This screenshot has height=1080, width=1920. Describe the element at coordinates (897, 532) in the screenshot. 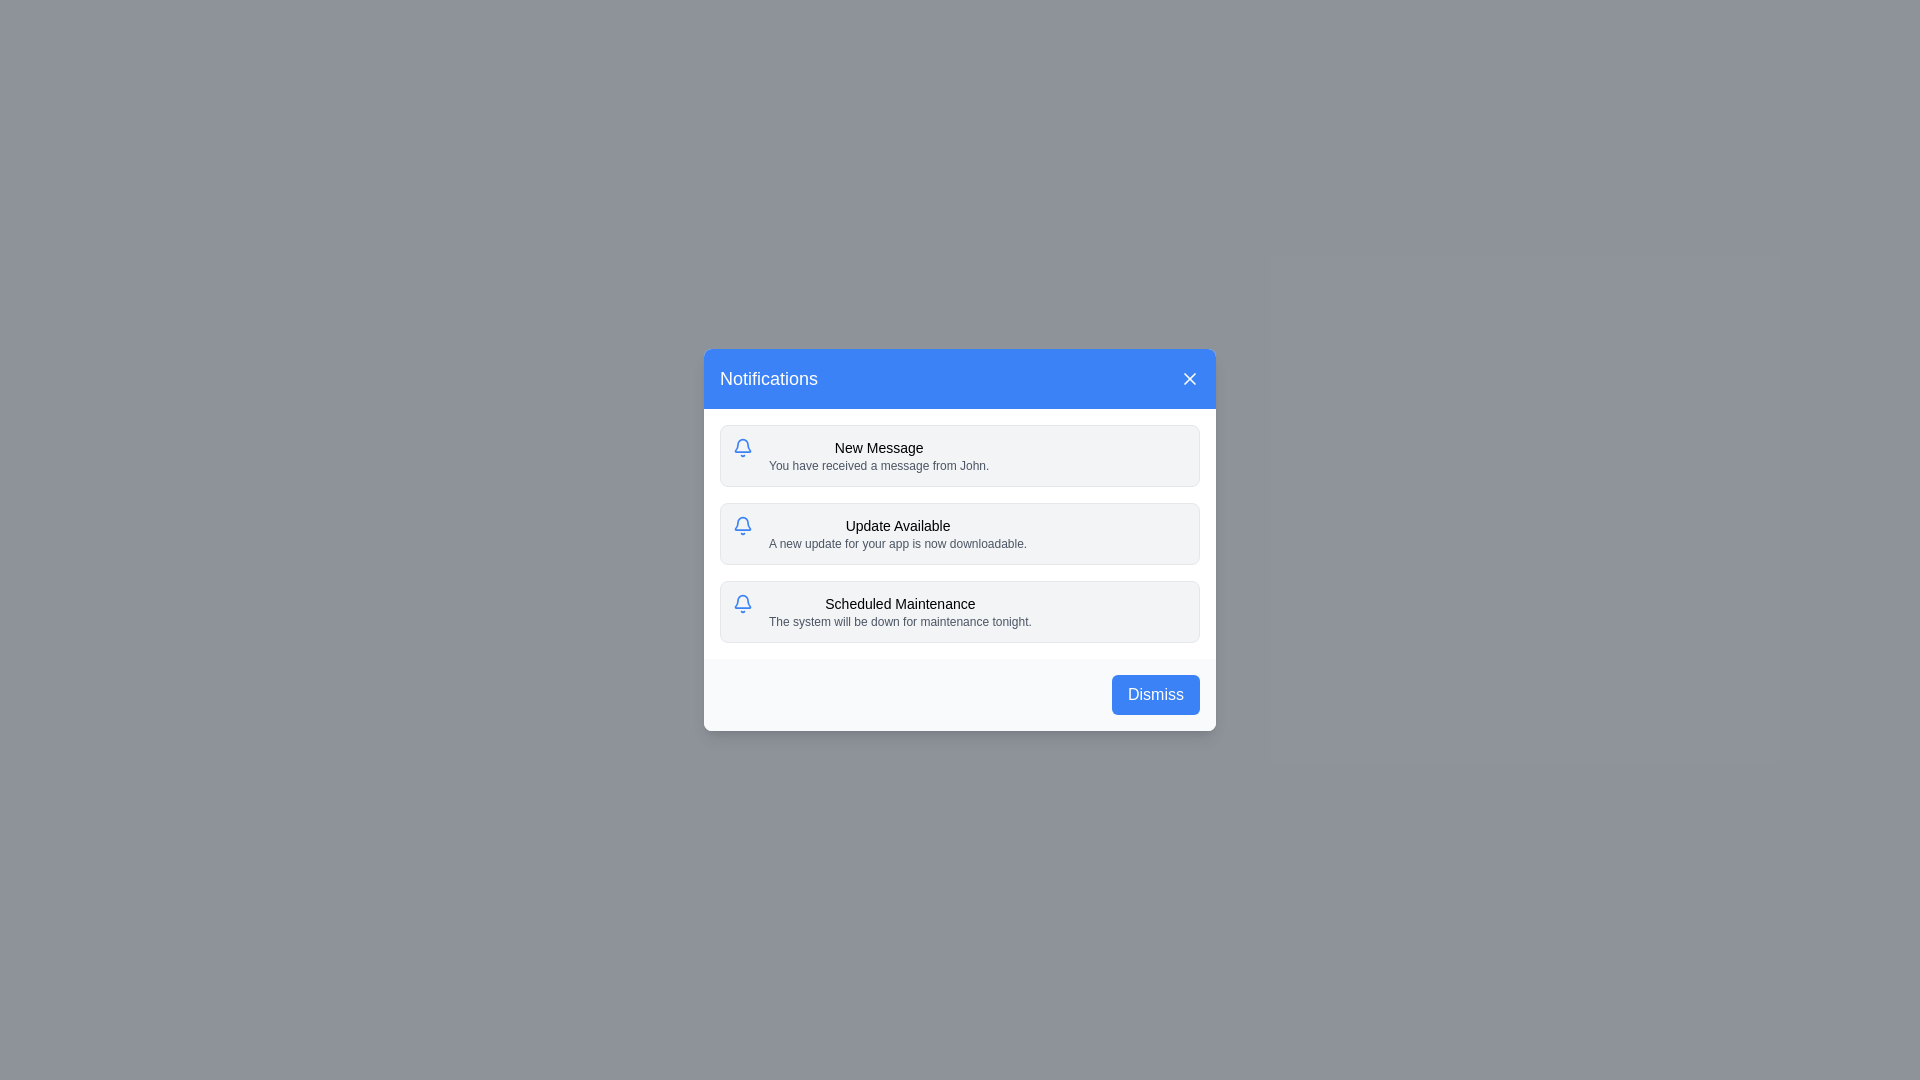

I see `text block titled 'Update Available' which contains information about a new downloadable app update, located in the second notification card of the notification list` at that location.